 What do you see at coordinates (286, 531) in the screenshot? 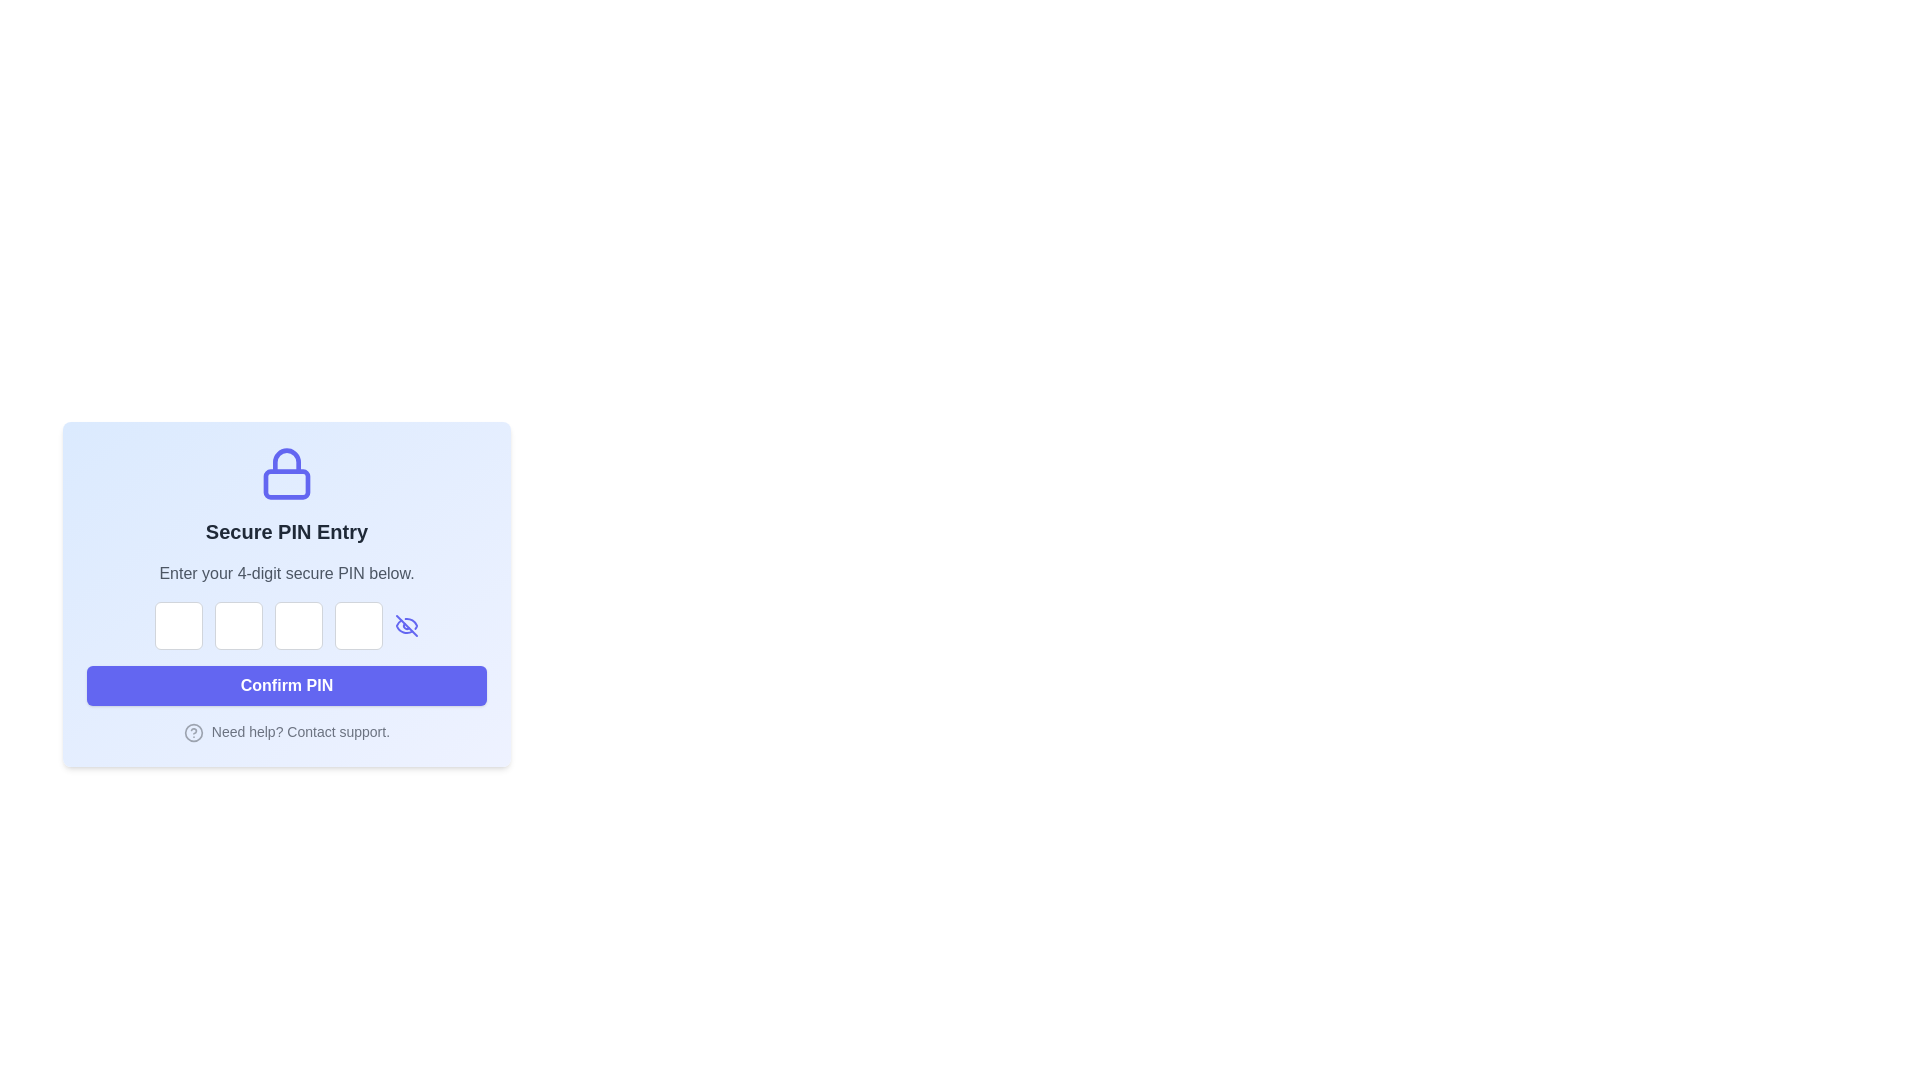
I see `the 'Secure PIN Entry' text label, which is displayed in bold and larger font, styled in dark gray, and located centrally at the top of a card interface` at bounding box center [286, 531].